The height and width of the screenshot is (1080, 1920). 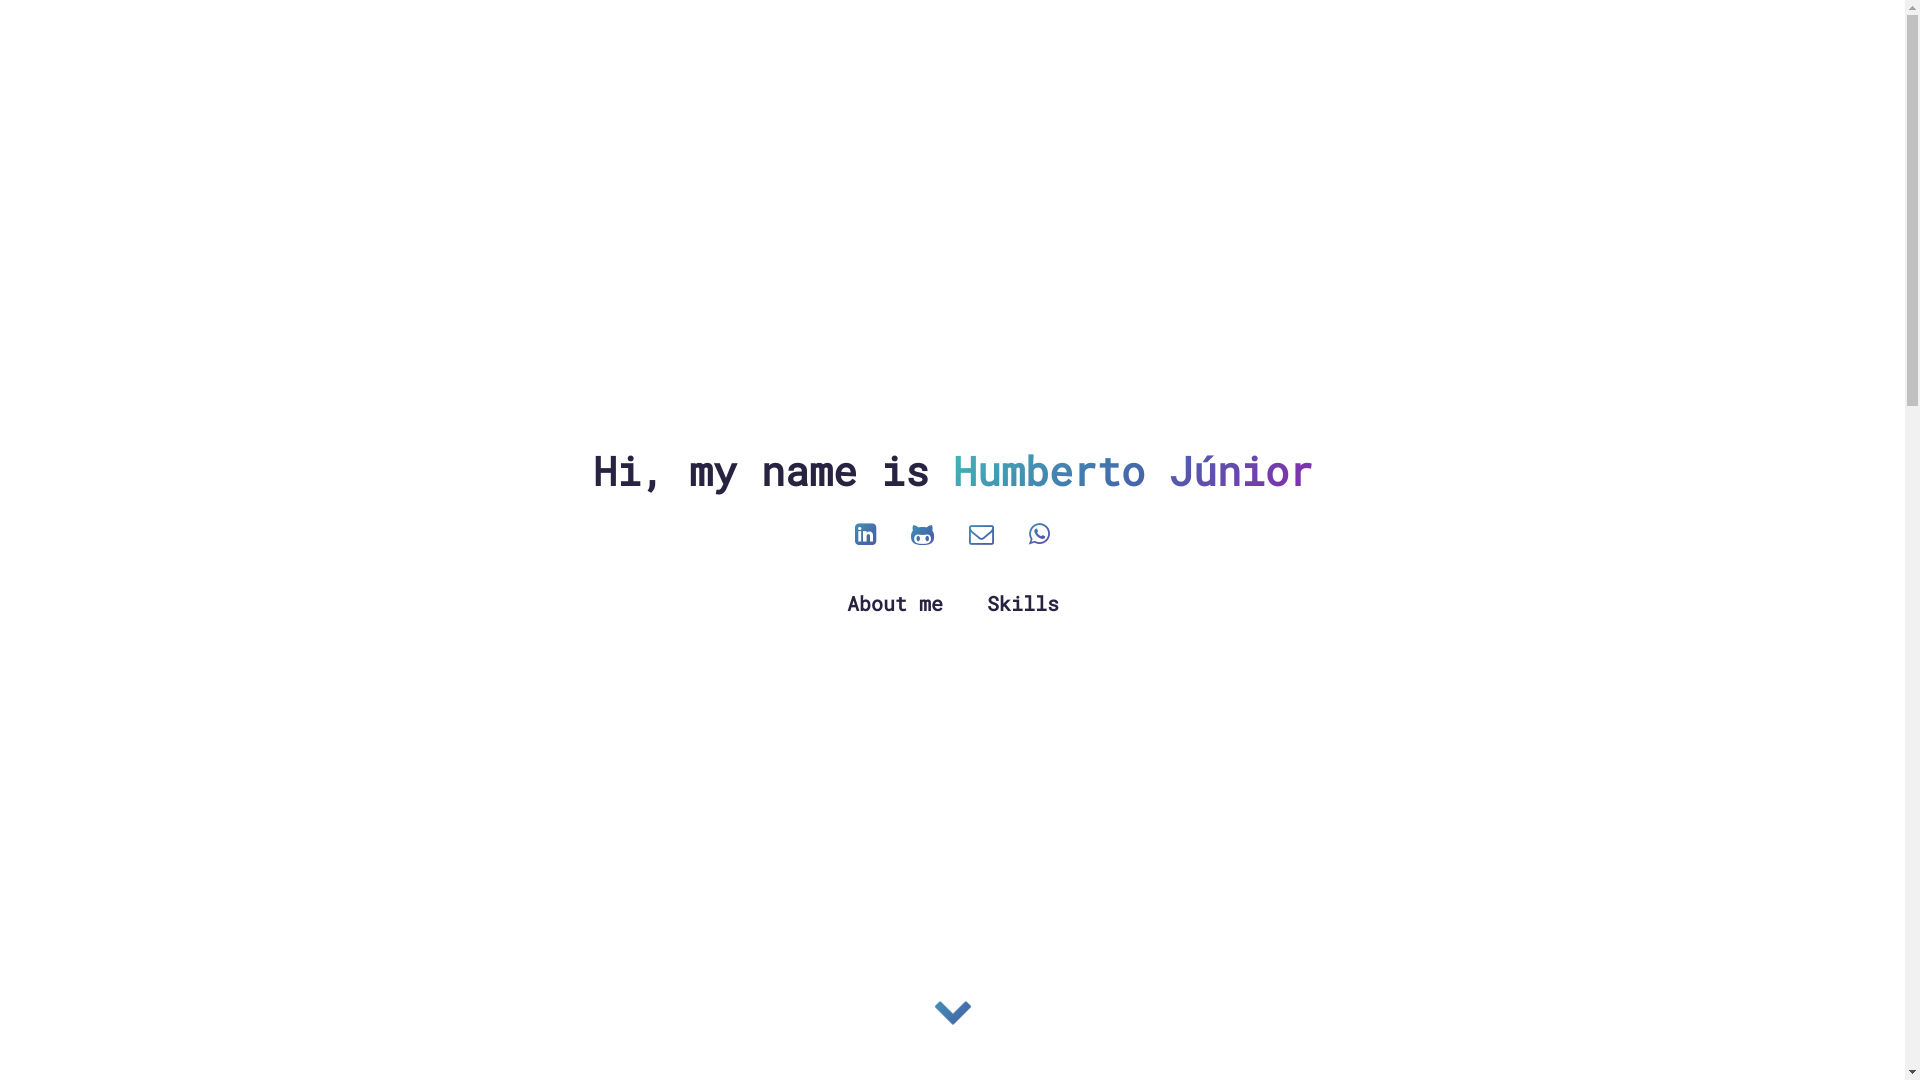 I want to click on 'About me', so click(x=845, y=601).